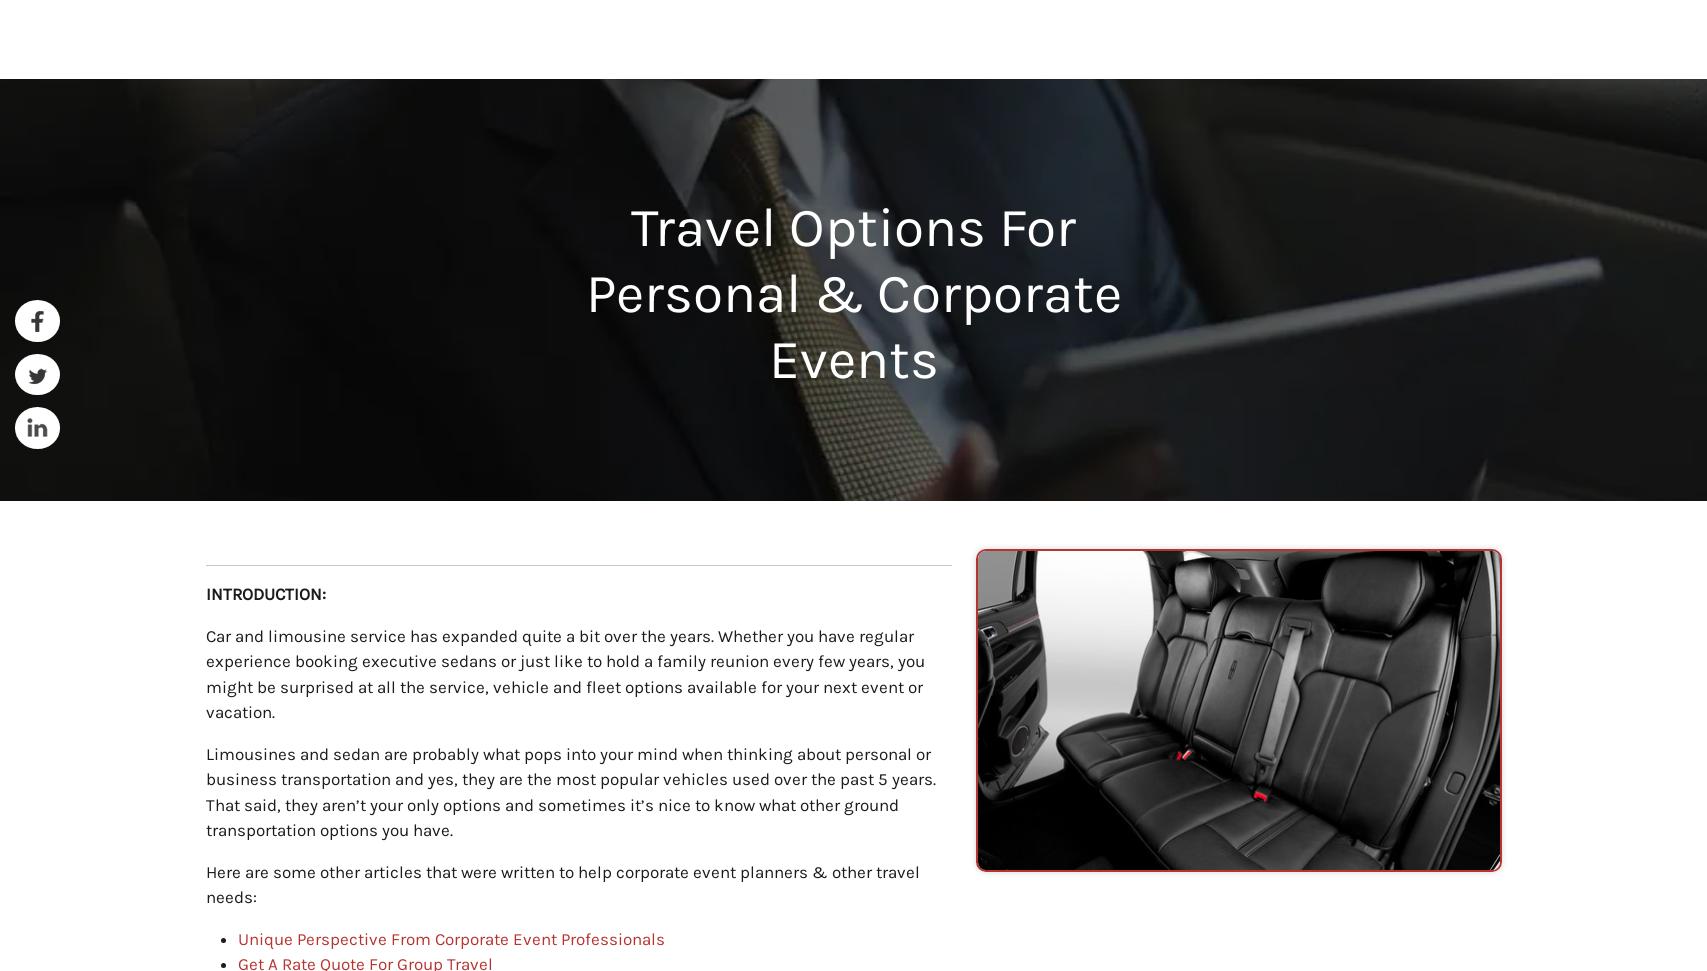 This screenshot has width=1707, height=971. I want to click on 'Check out what our clients have to say about their experience with us.', so click(852, 507).